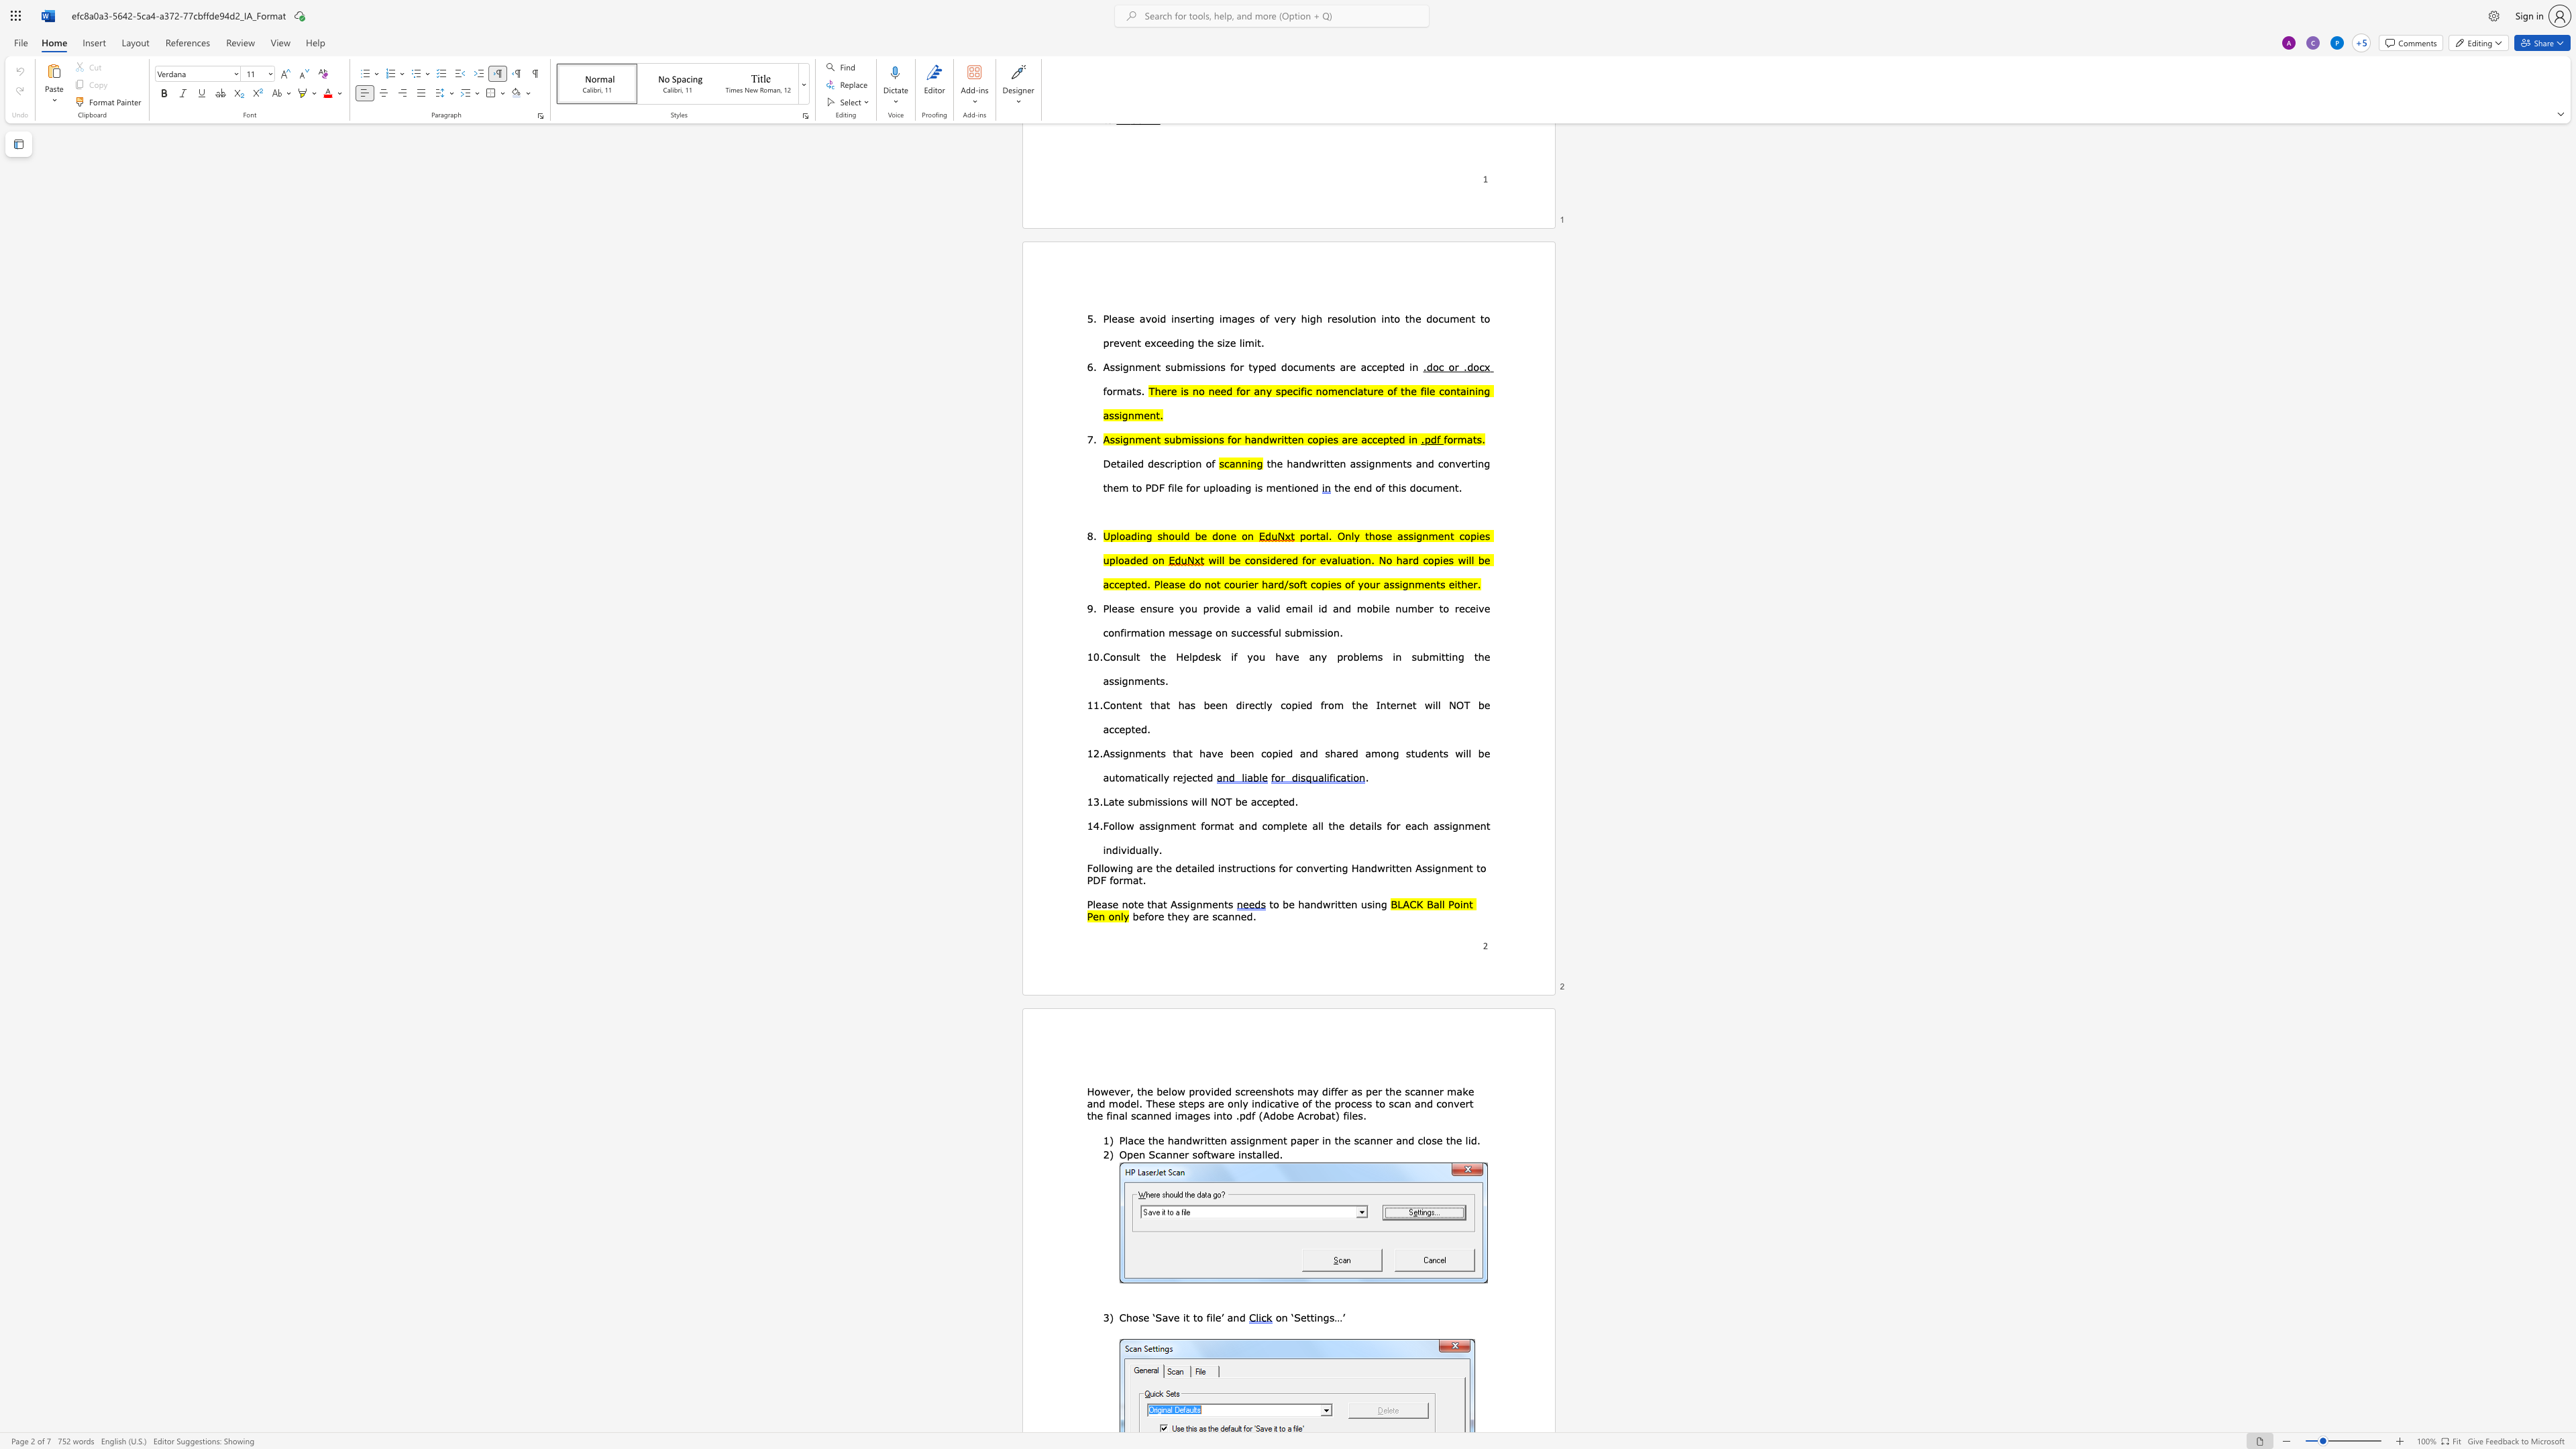  I want to click on the 2th character "i" in the text, so click(1211, 1317).